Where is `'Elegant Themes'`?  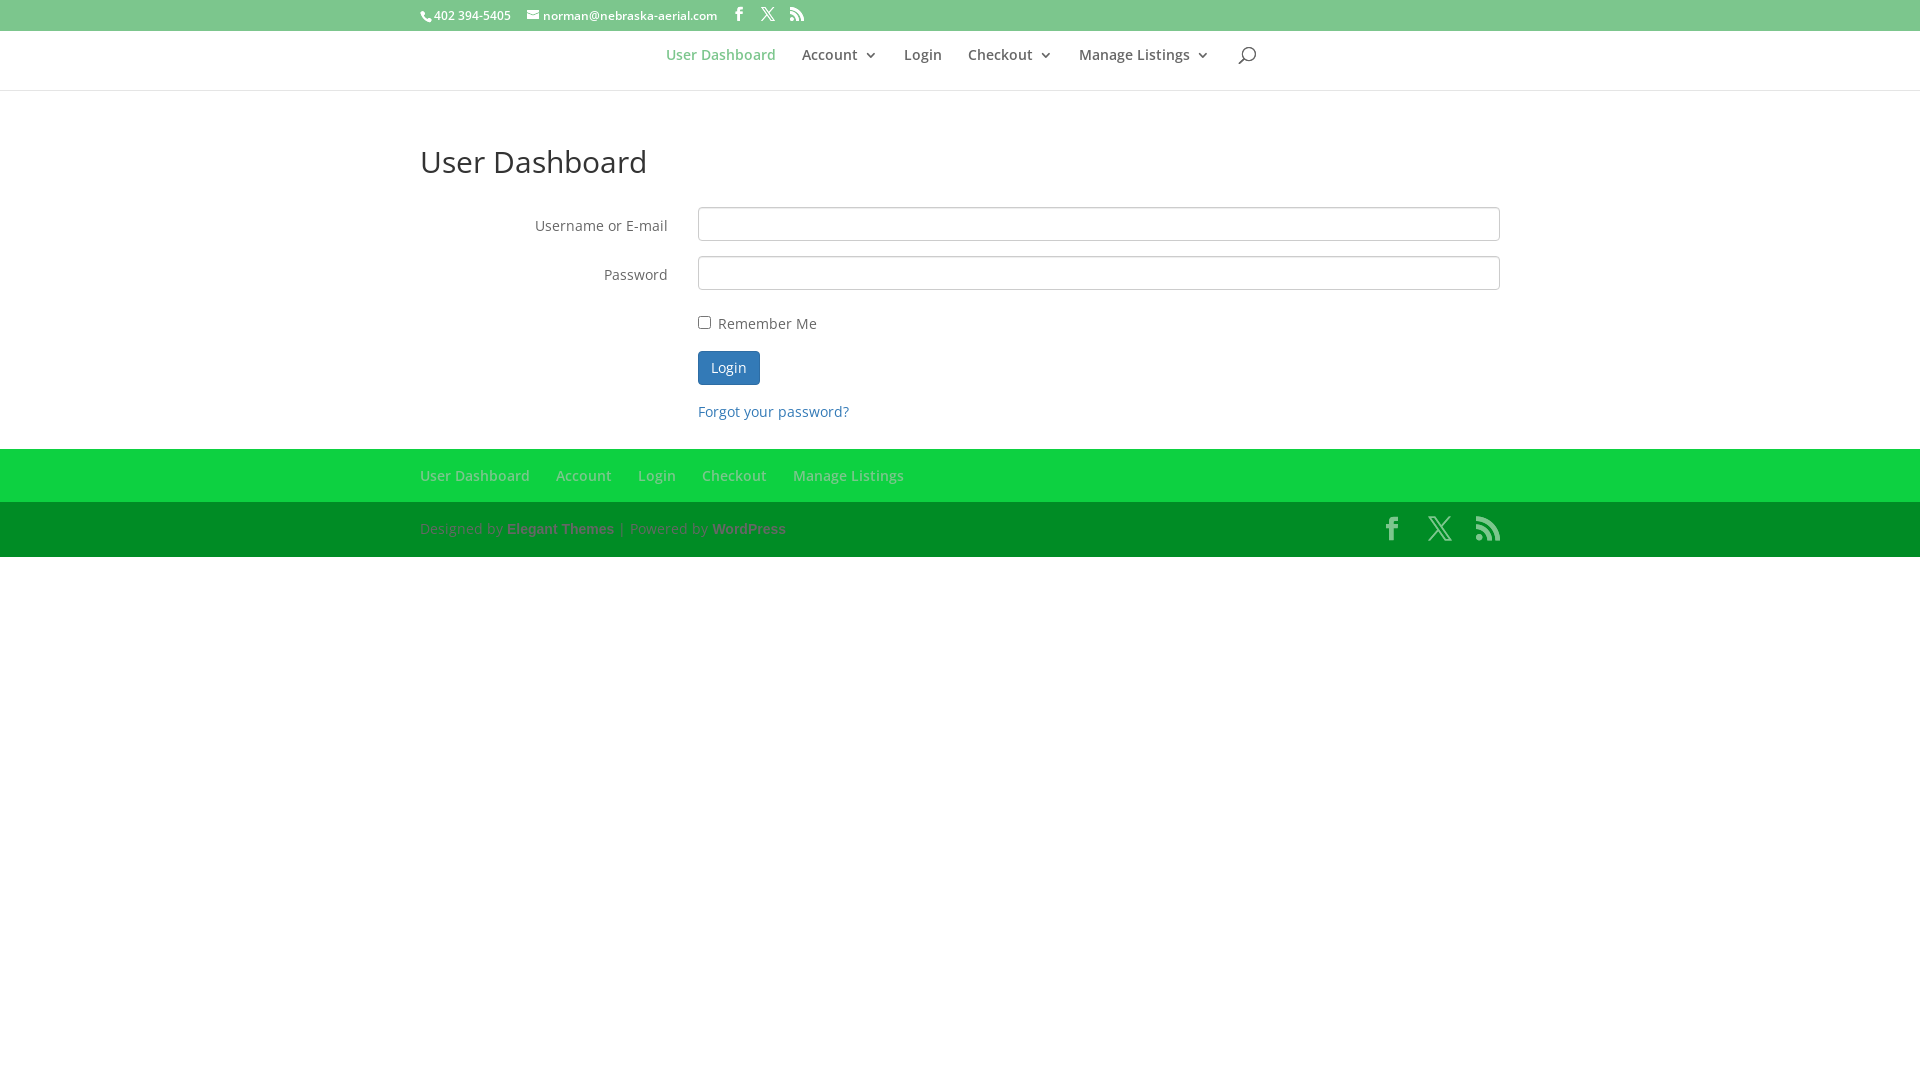
'Elegant Themes' is located at coordinates (560, 527).